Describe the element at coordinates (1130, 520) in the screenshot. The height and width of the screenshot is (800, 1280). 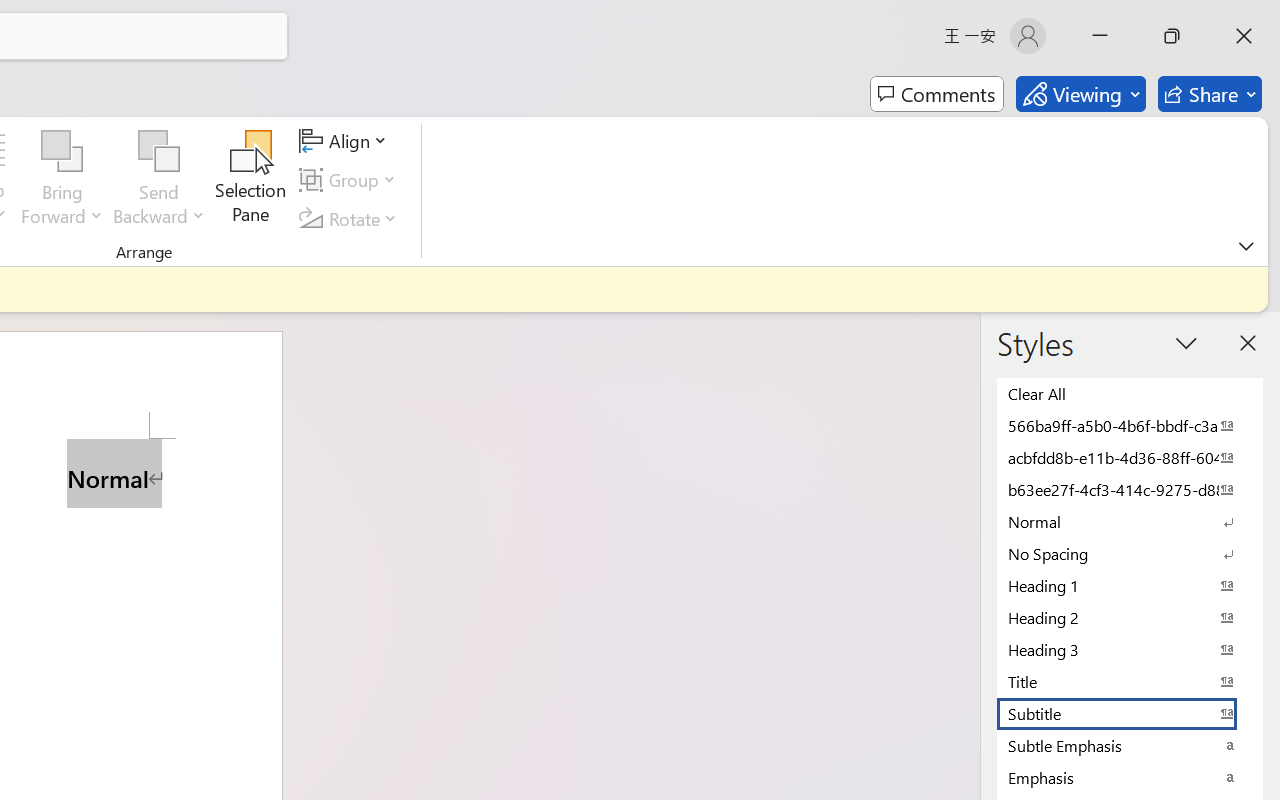
I see `'Normal'` at that location.